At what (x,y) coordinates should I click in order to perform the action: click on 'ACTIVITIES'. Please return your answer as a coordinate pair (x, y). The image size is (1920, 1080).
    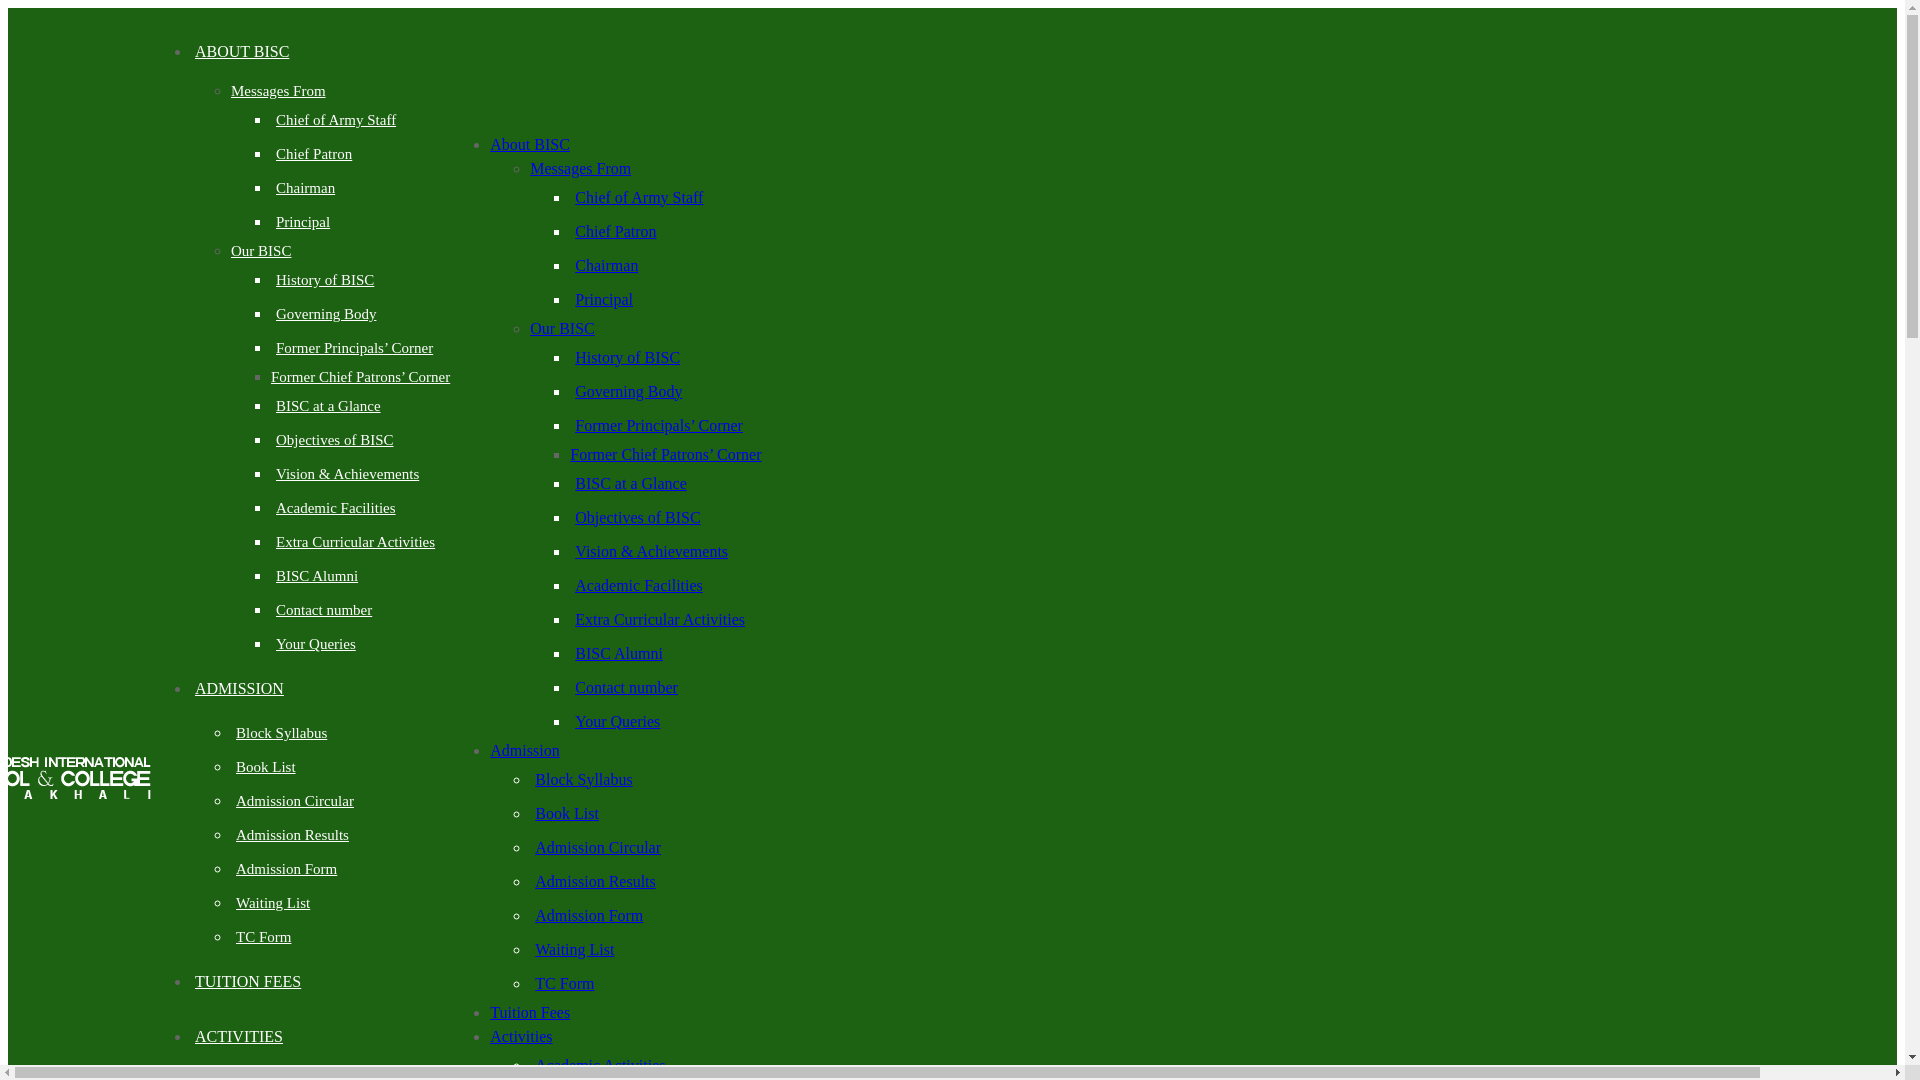
    Looking at the image, I should click on (239, 1035).